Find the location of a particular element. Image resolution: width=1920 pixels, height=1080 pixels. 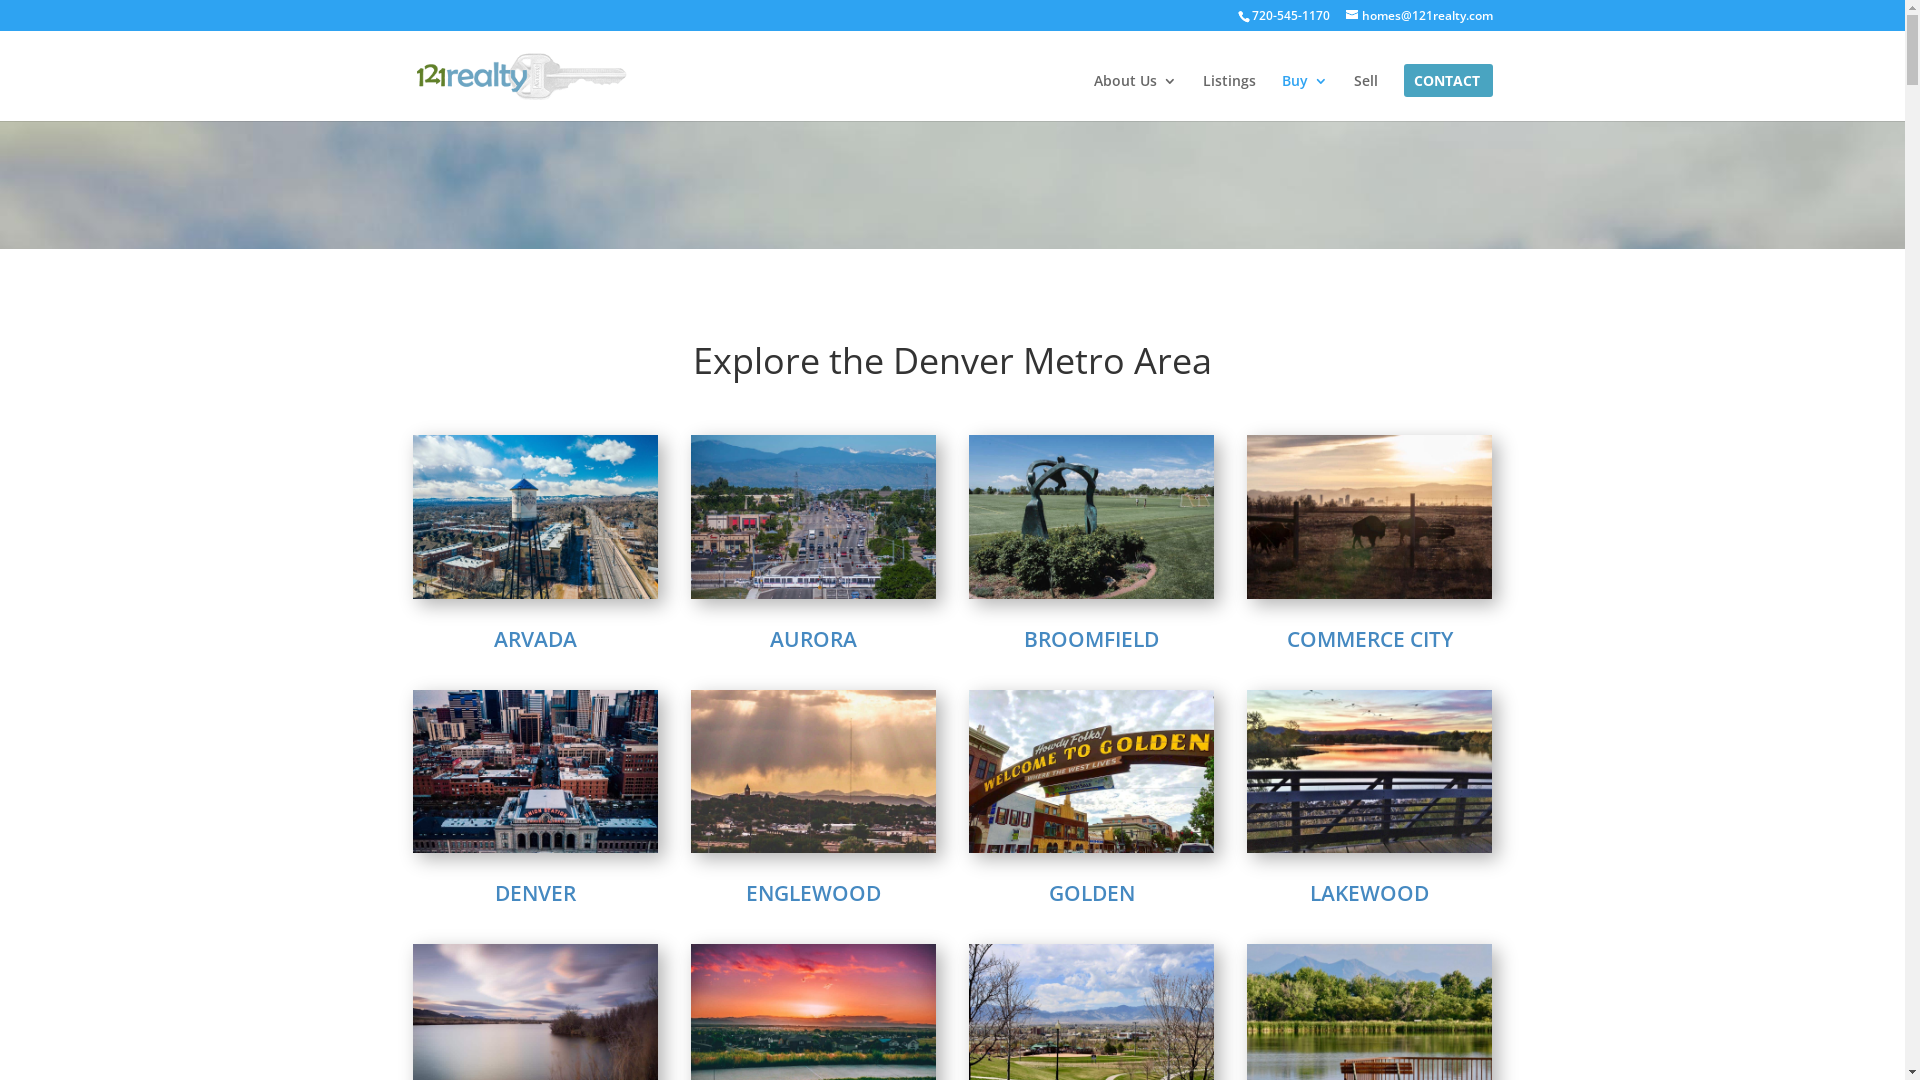

'COMMERCE CITY' is located at coordinates (1286, 639).